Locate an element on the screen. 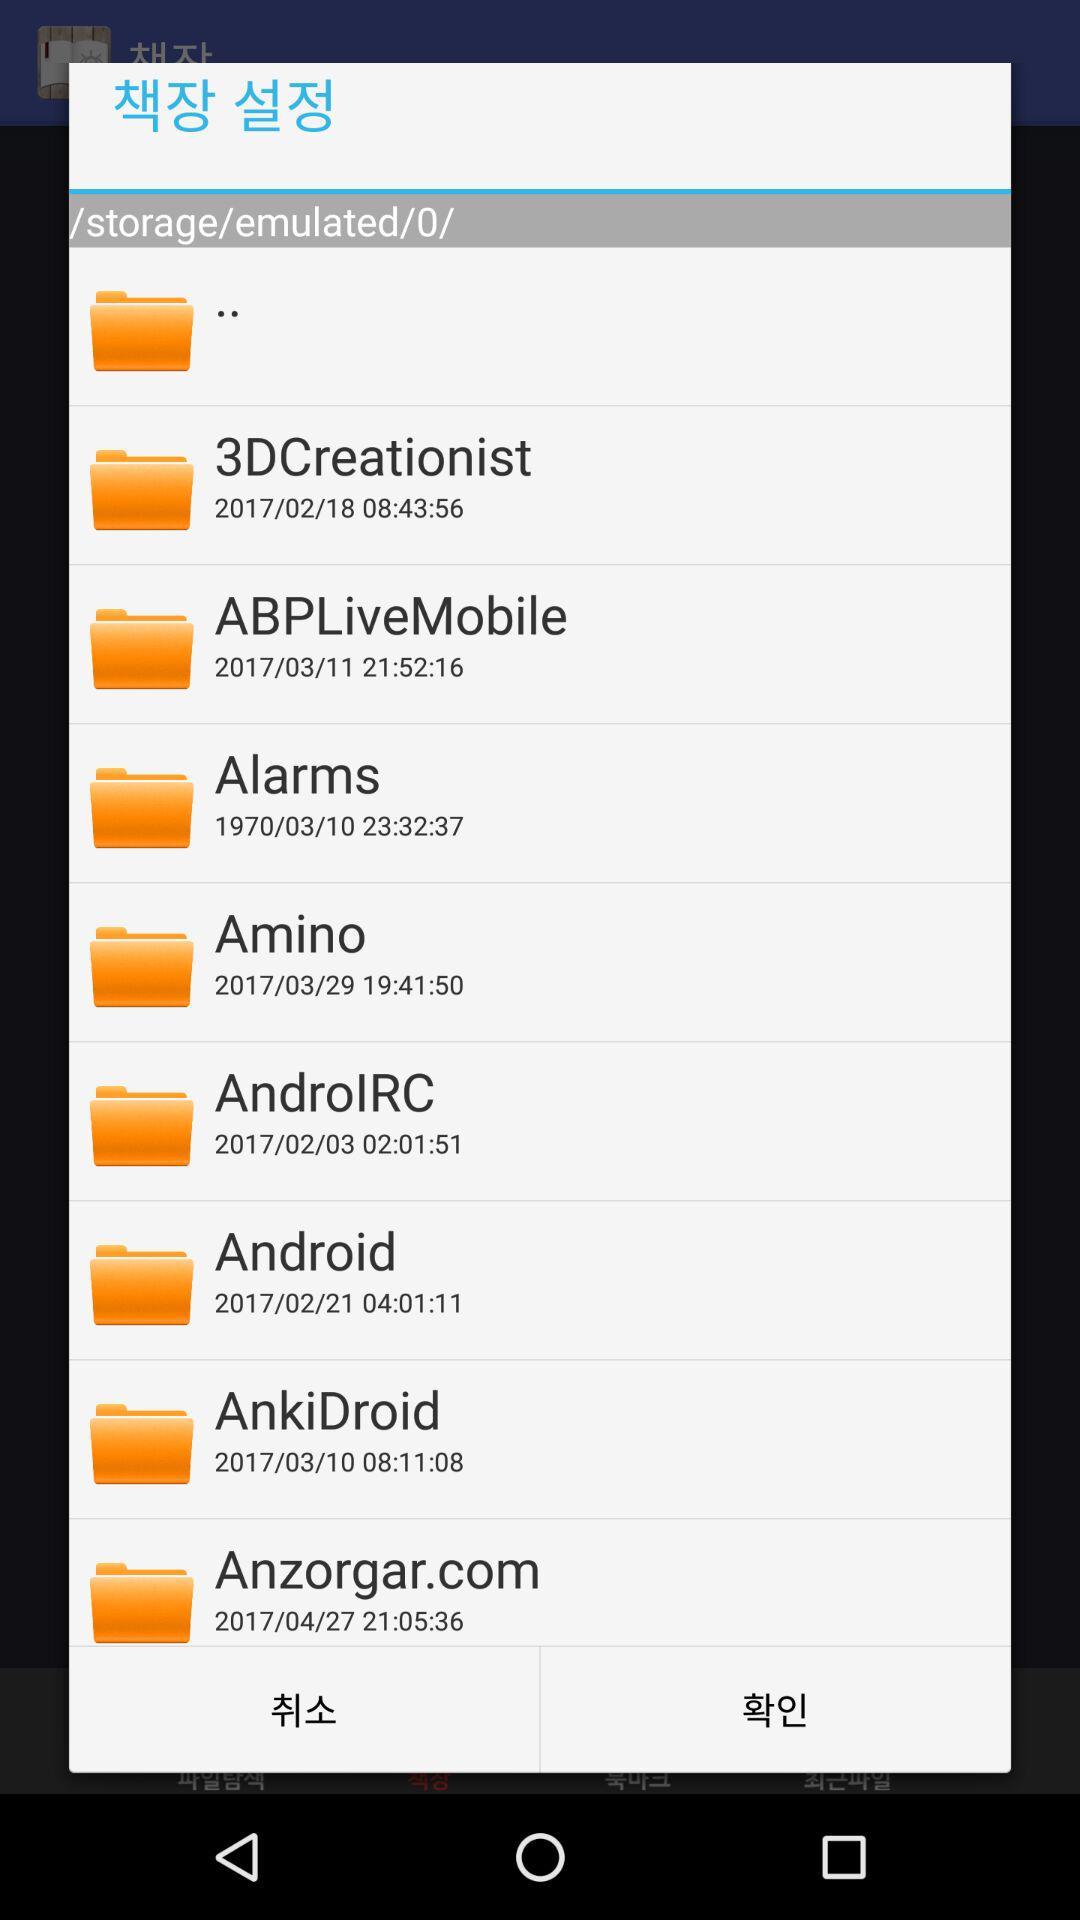 The width and height of the screenshot is (1080, 1920). the android app is located at coordinates (598, 1248).